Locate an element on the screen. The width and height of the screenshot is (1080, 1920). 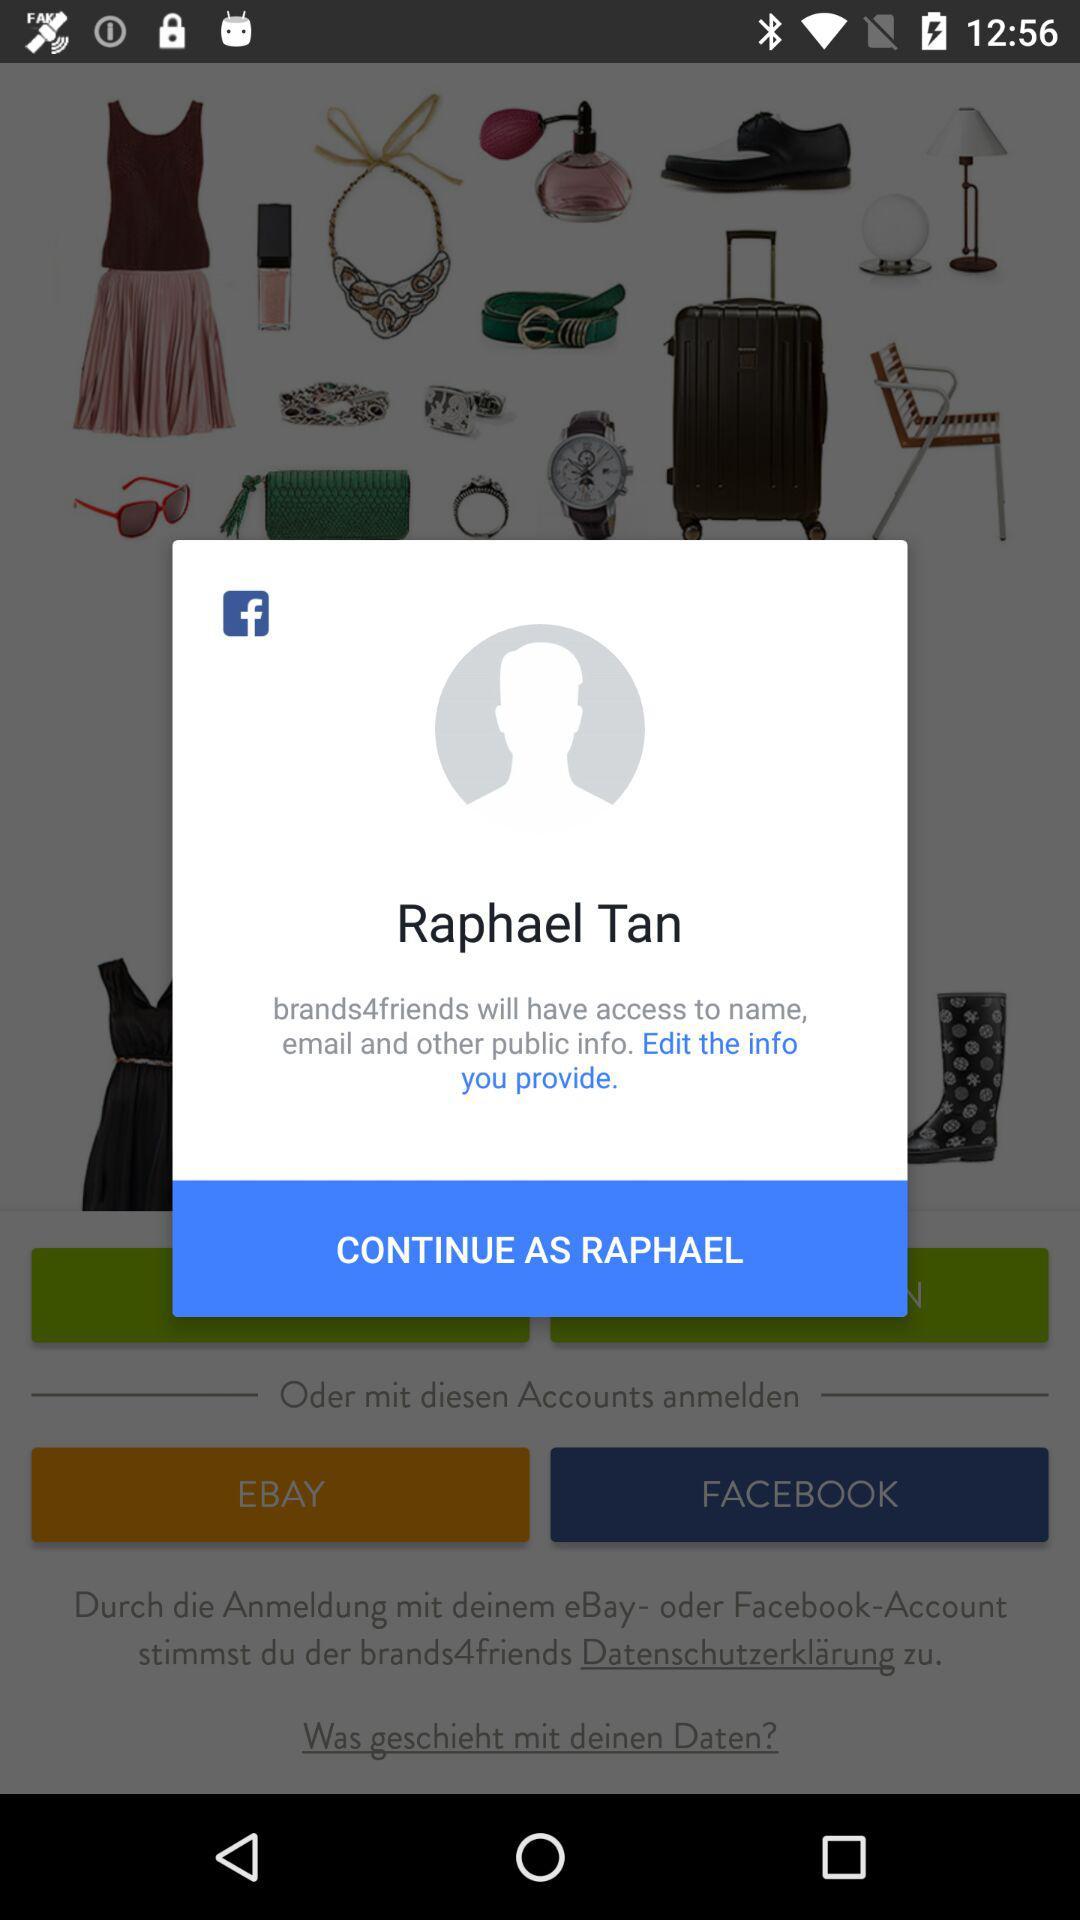
icon below the raphael tan is located at coordinates (540, 1041).